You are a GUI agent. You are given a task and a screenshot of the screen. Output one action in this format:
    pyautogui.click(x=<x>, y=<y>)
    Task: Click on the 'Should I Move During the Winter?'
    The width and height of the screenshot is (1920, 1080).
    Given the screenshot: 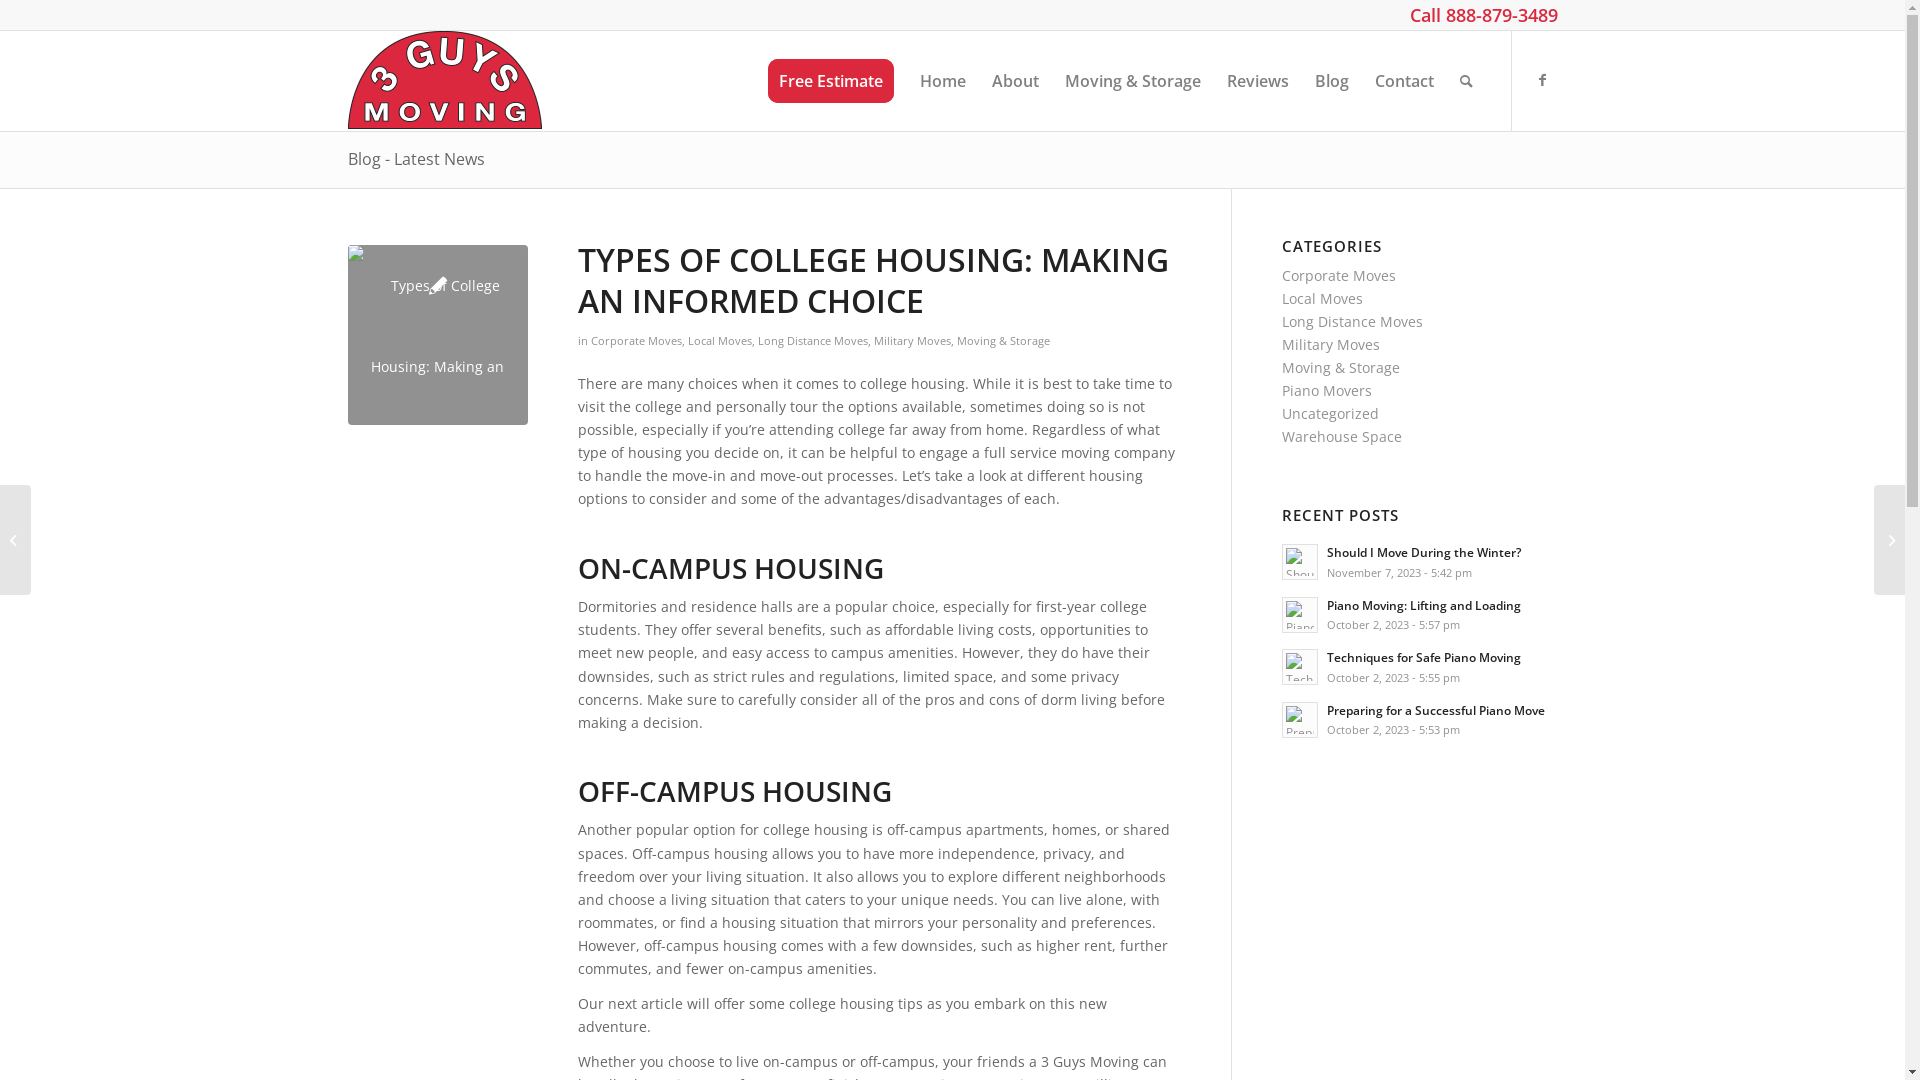 What is the action you would take?
    pyautogui.click(x=1326, y=551)
    